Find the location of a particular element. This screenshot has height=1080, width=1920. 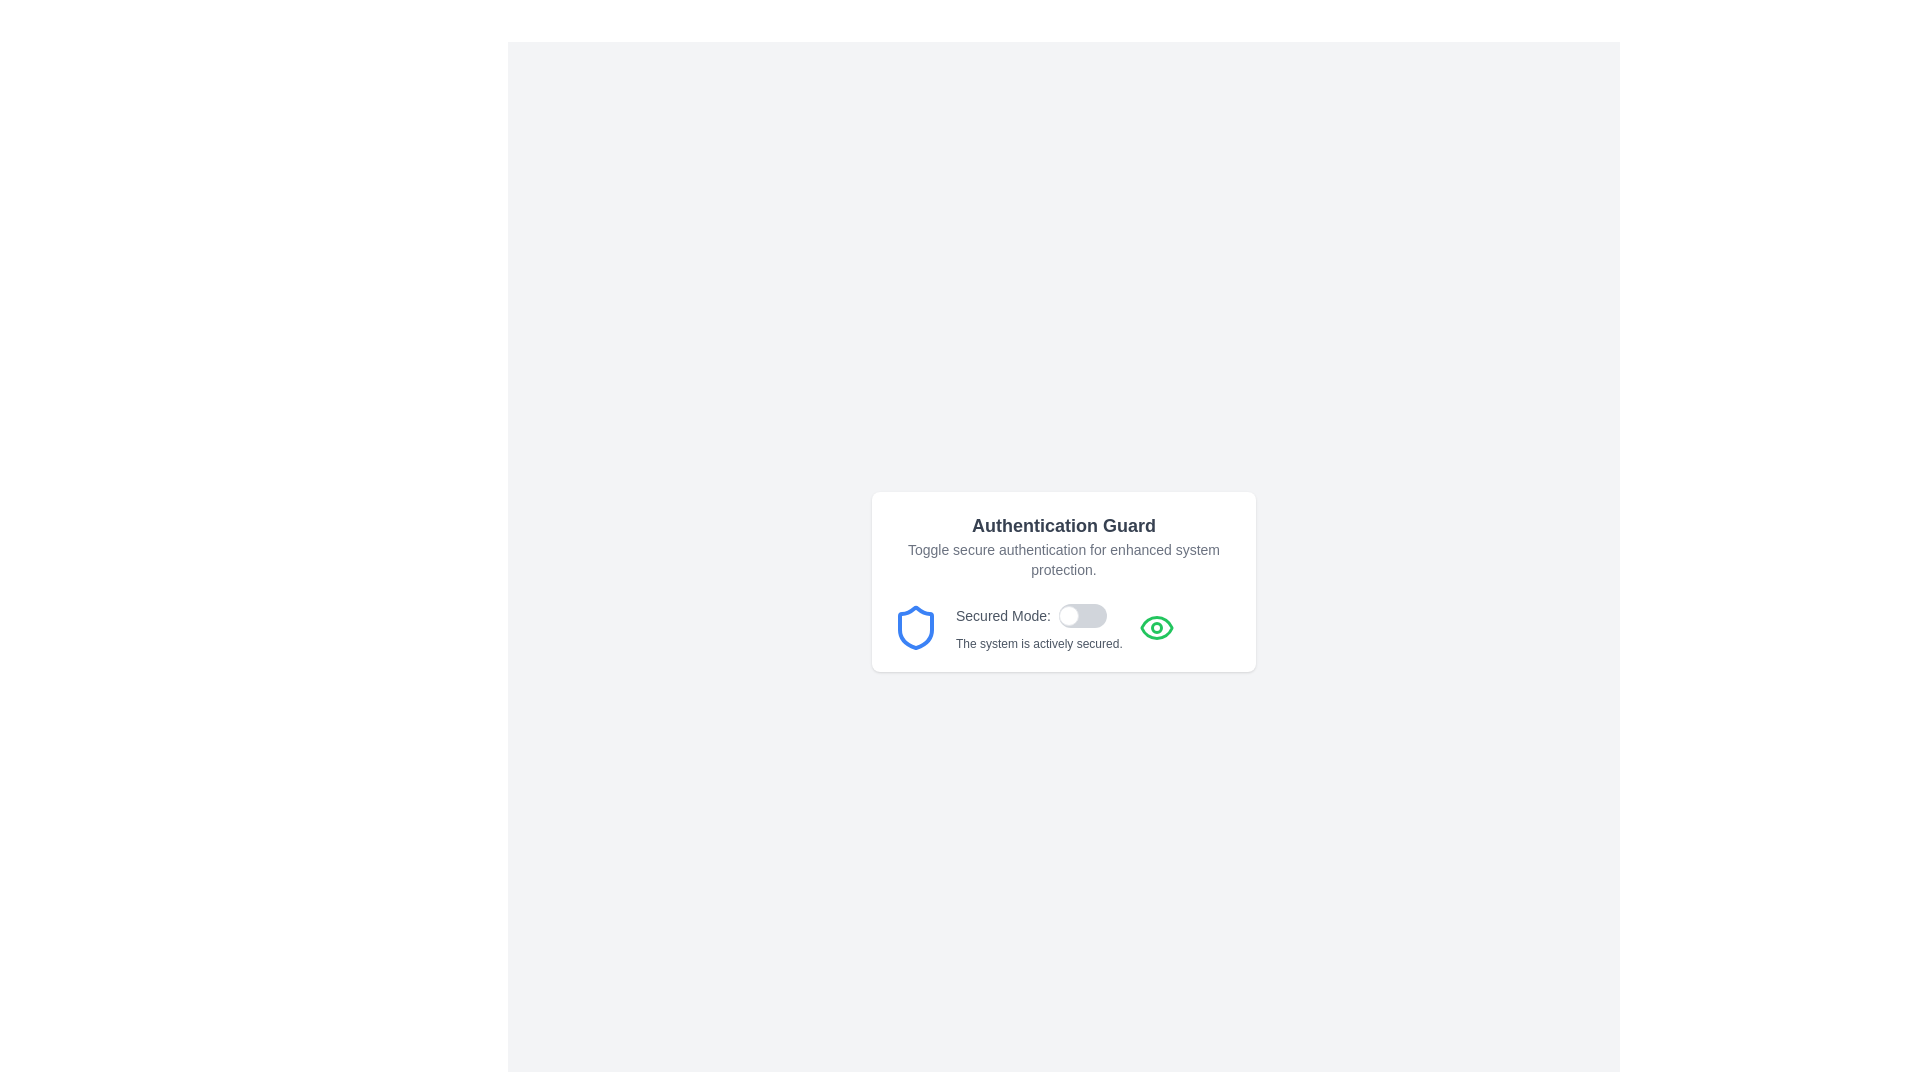

the toggle switch for the 'Secured Mode' security feature is located at coordinates (1063, 627).